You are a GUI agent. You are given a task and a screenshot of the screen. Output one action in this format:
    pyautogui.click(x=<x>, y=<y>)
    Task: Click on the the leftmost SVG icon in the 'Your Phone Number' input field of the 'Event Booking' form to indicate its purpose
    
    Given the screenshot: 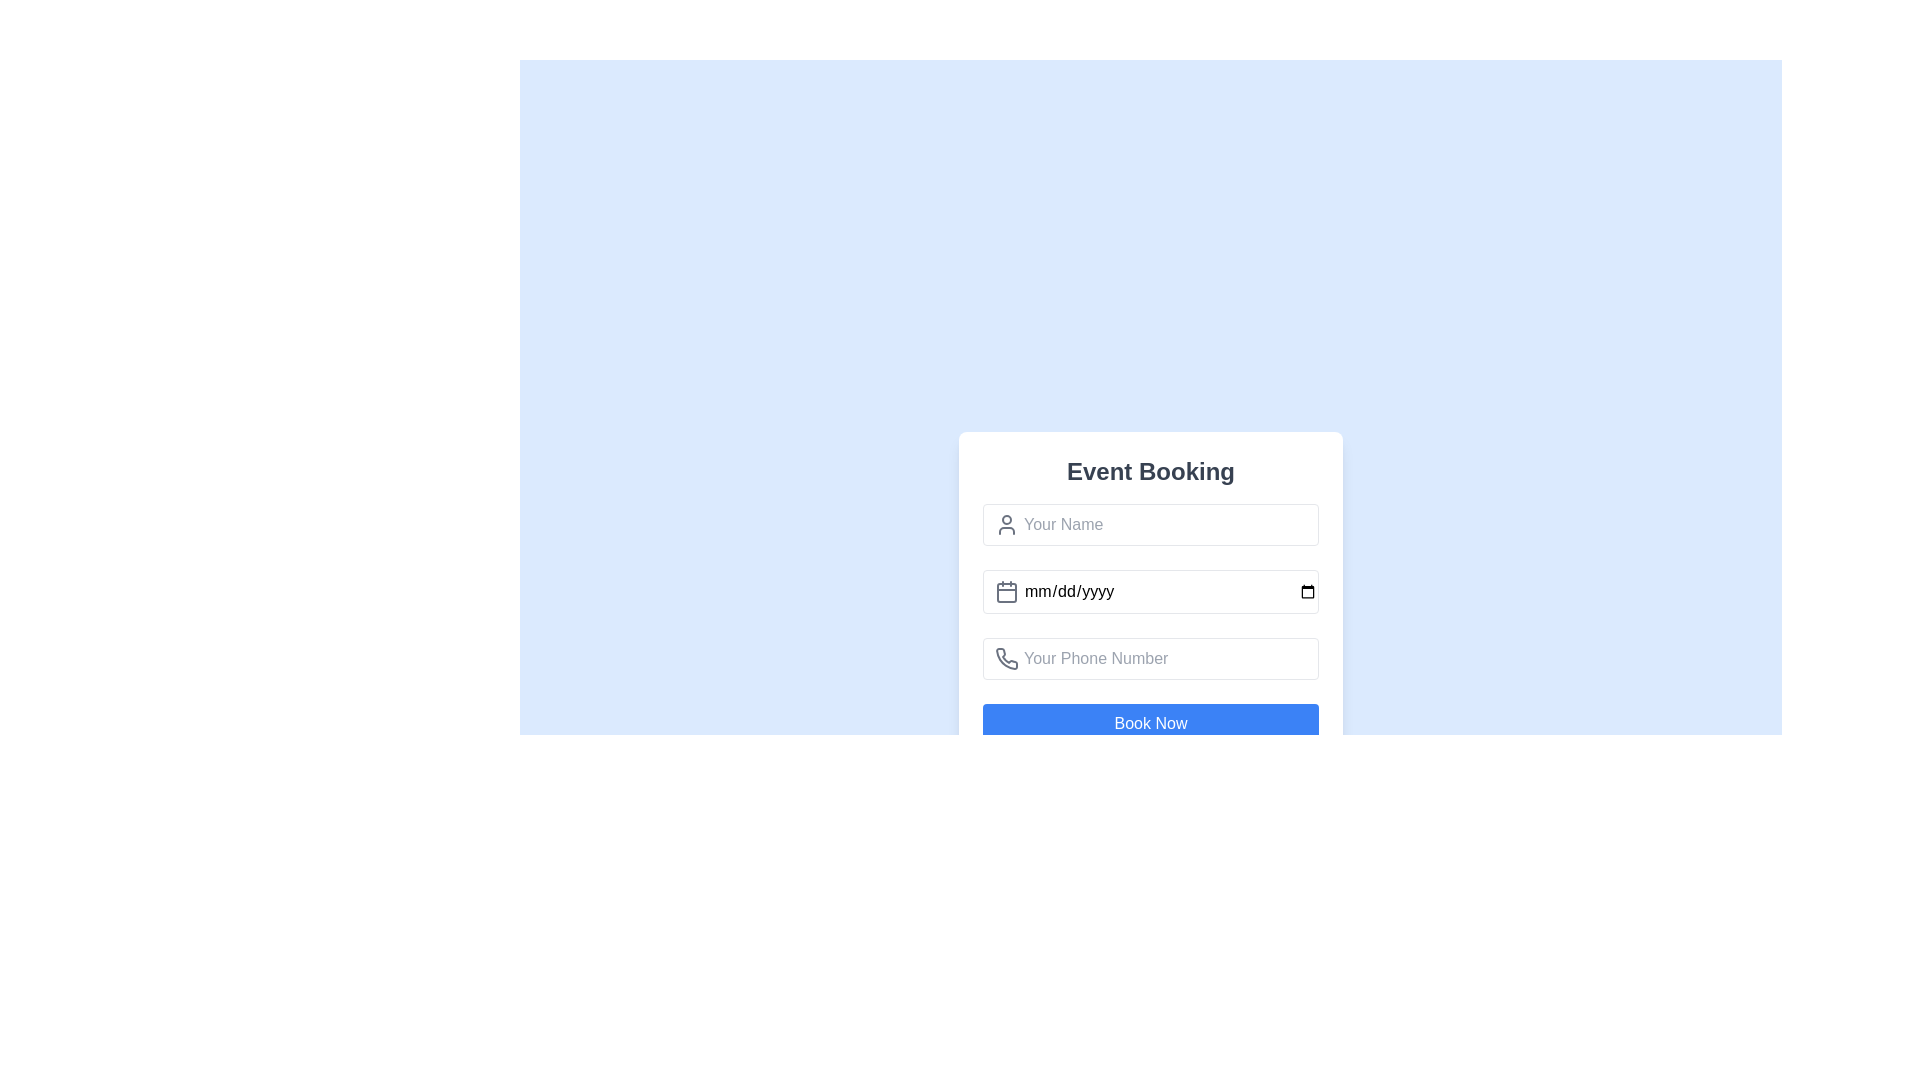 What is the action you would take?
    pyautogui.click(x=1007, y=659)
    